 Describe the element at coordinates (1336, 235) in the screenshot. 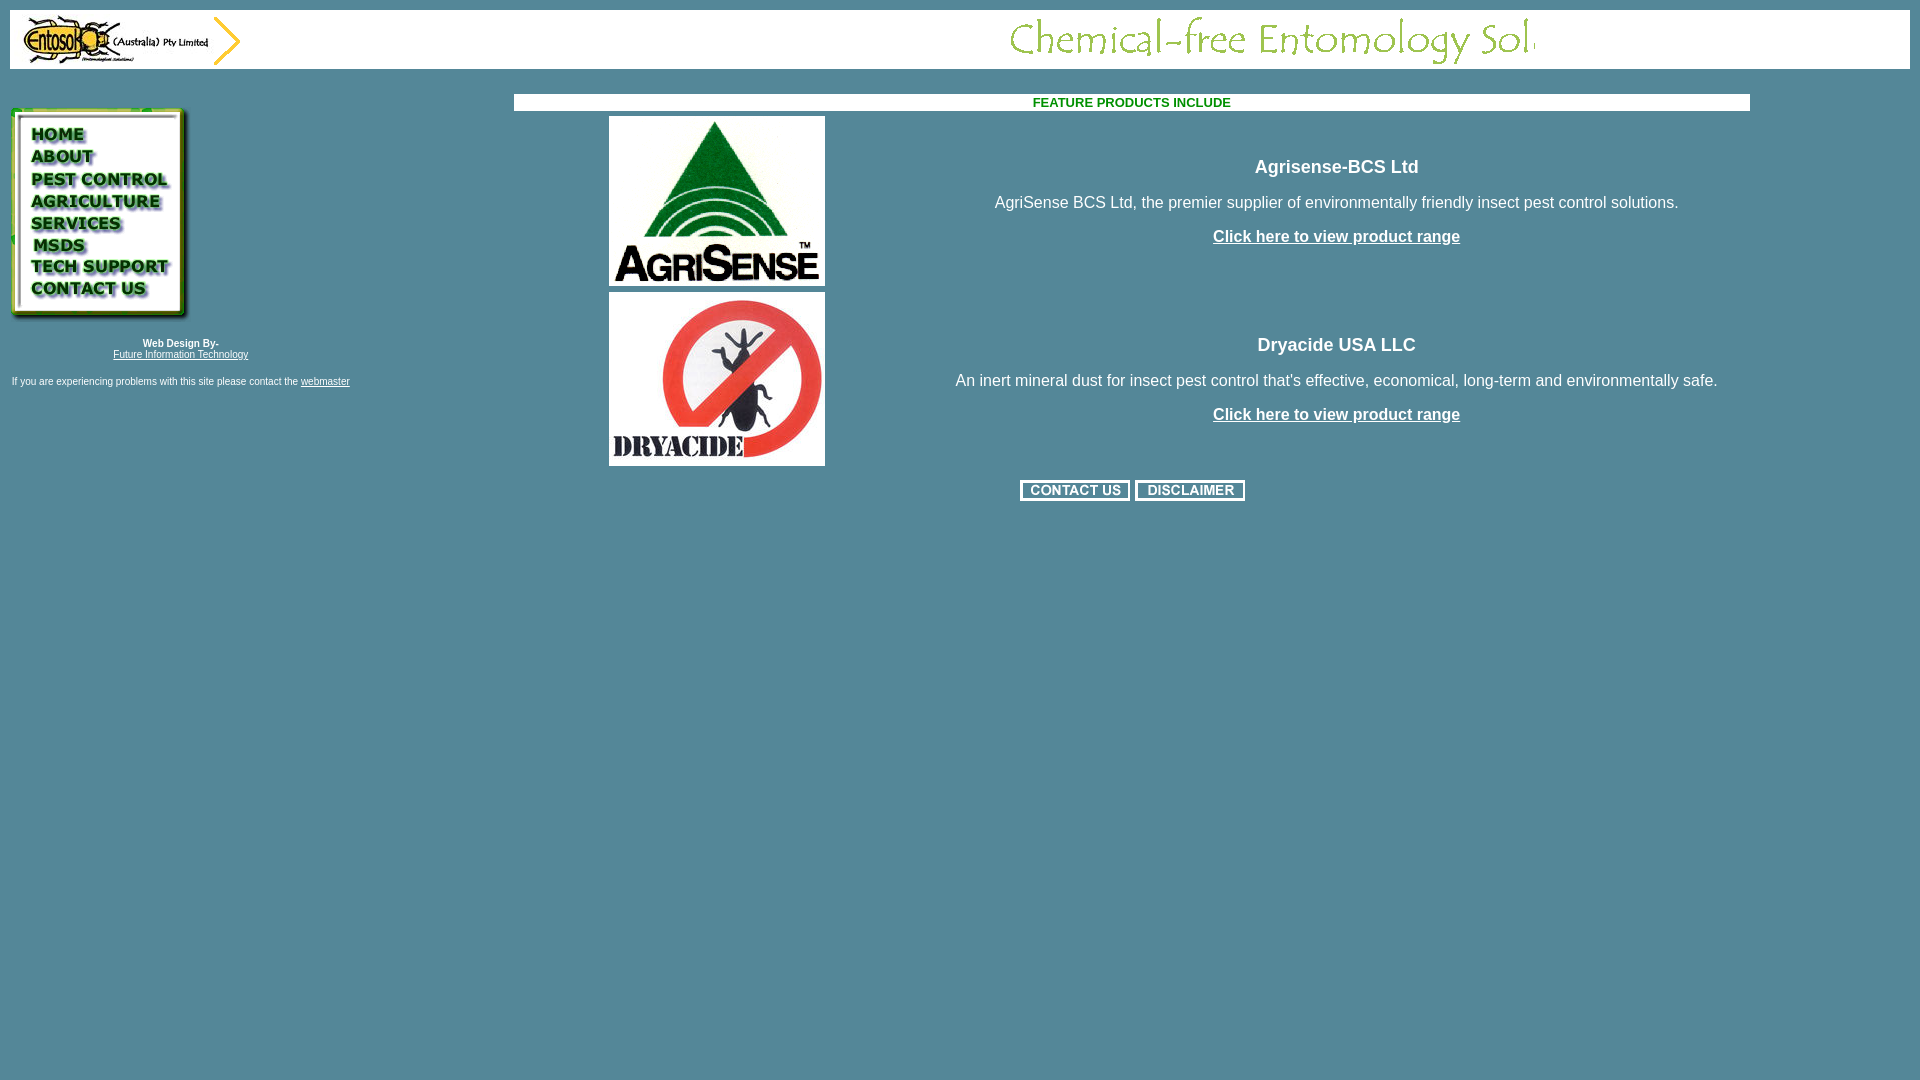

I see `'Click here to view product range'` at that location.